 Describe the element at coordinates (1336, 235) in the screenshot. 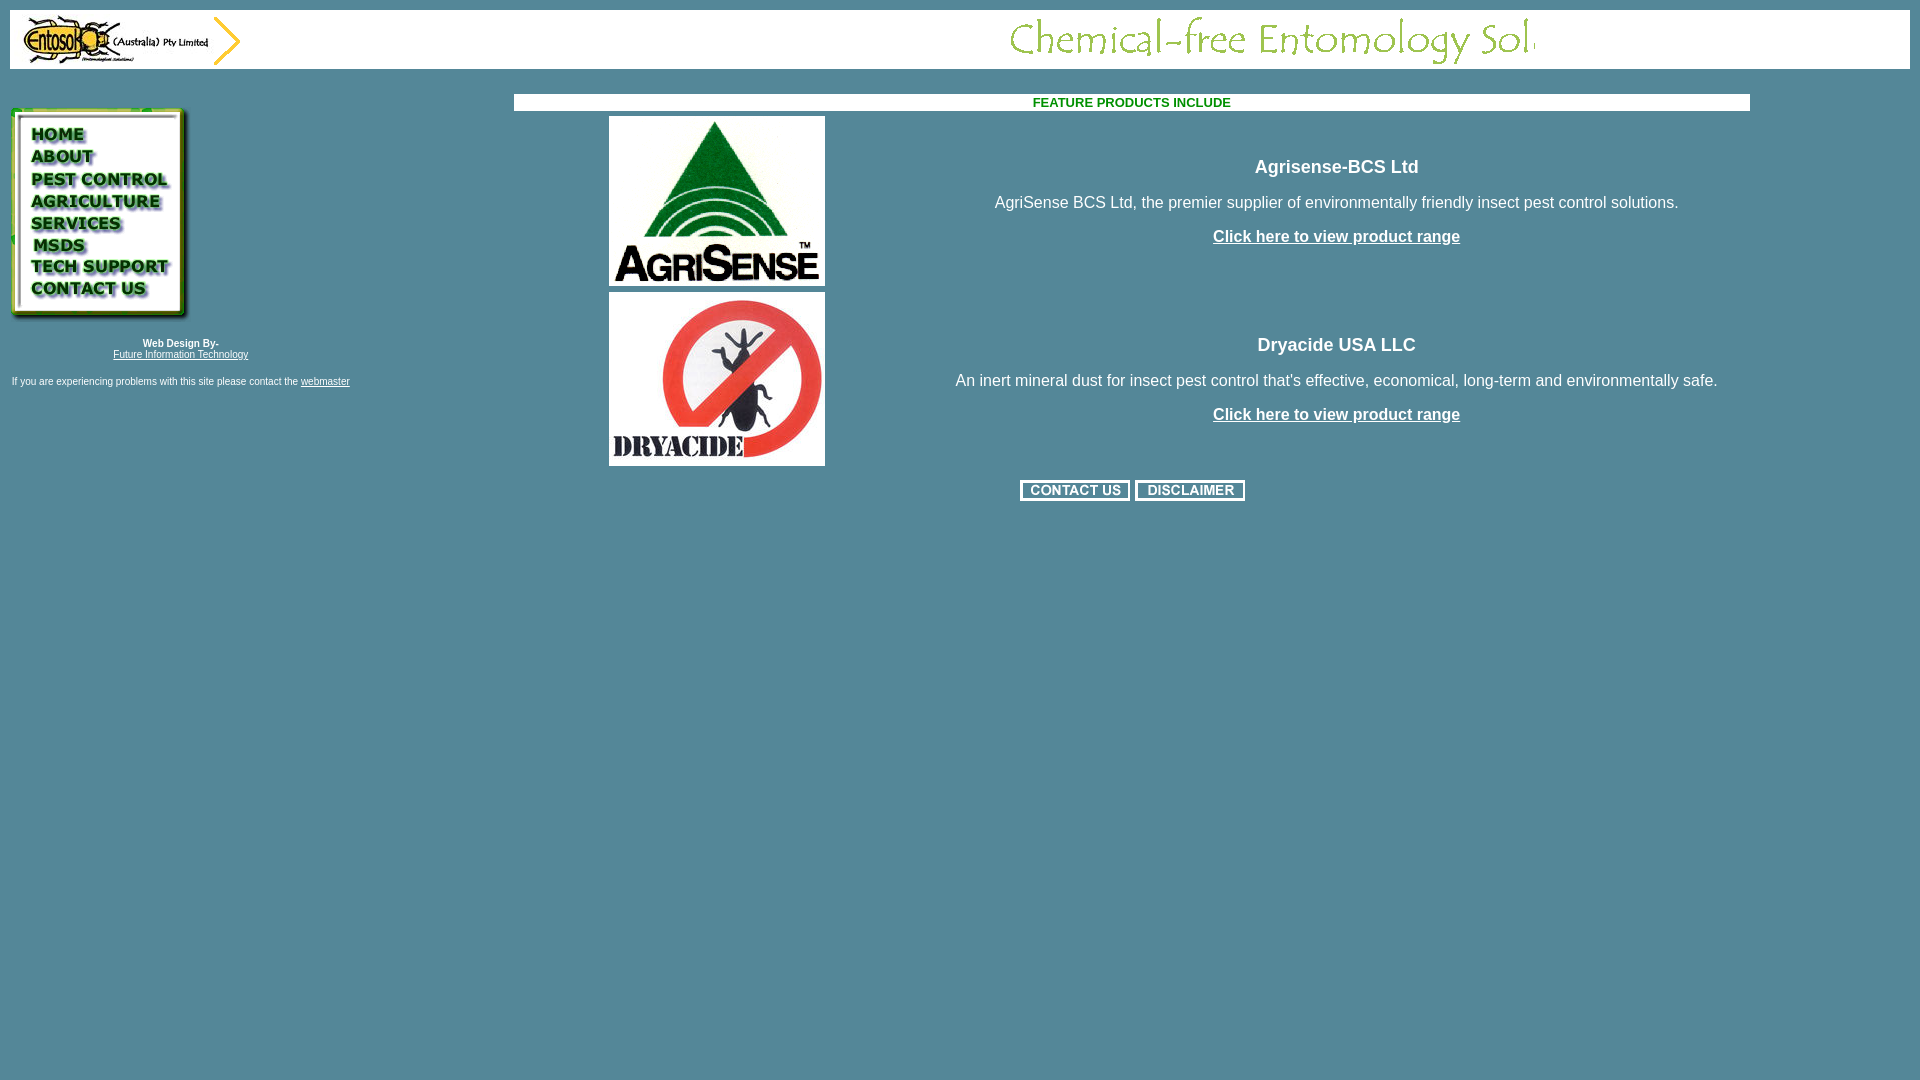

I see `'Click here to view product range'` at that location.